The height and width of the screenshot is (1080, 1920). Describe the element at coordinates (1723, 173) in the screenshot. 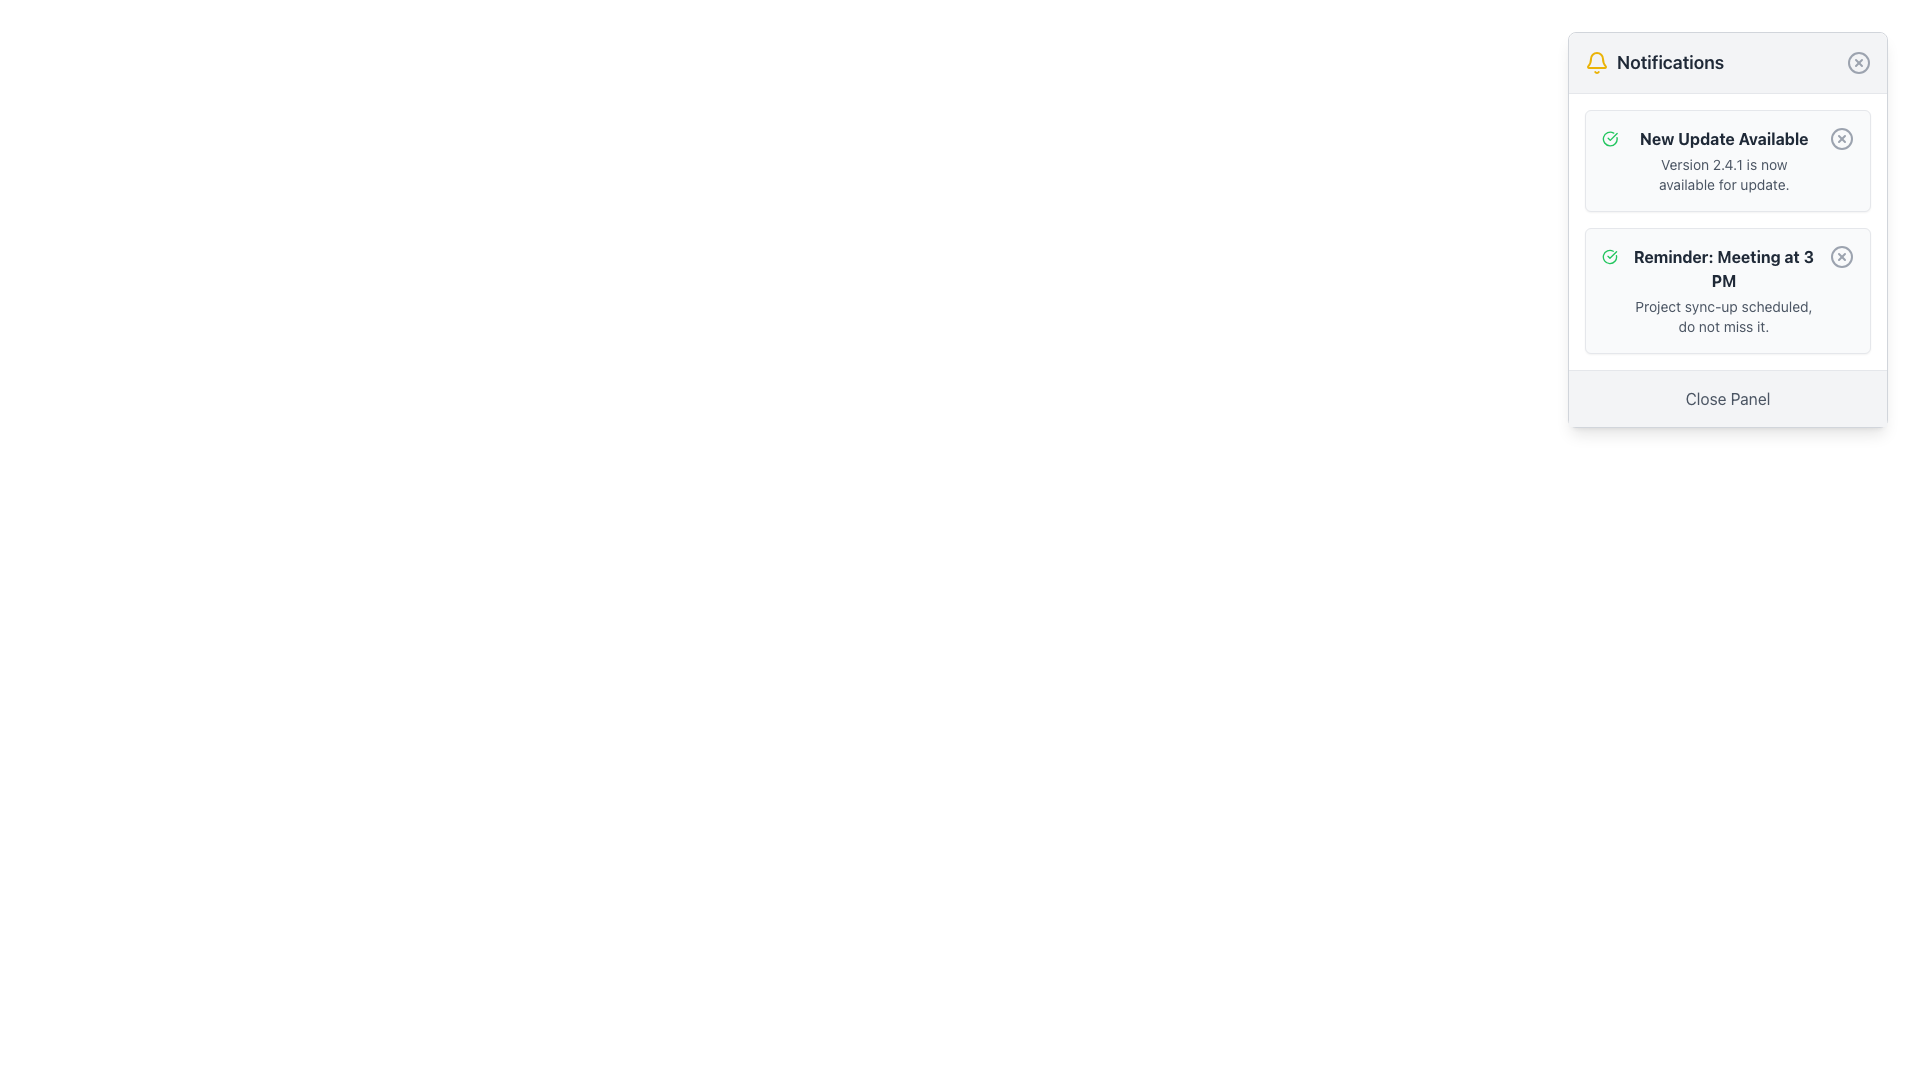

I see `the text label that reads 'Version 2.4.1 is now available for update.' located under the heading 'New Update Available' in the notification card on the top-right corner` at that location.